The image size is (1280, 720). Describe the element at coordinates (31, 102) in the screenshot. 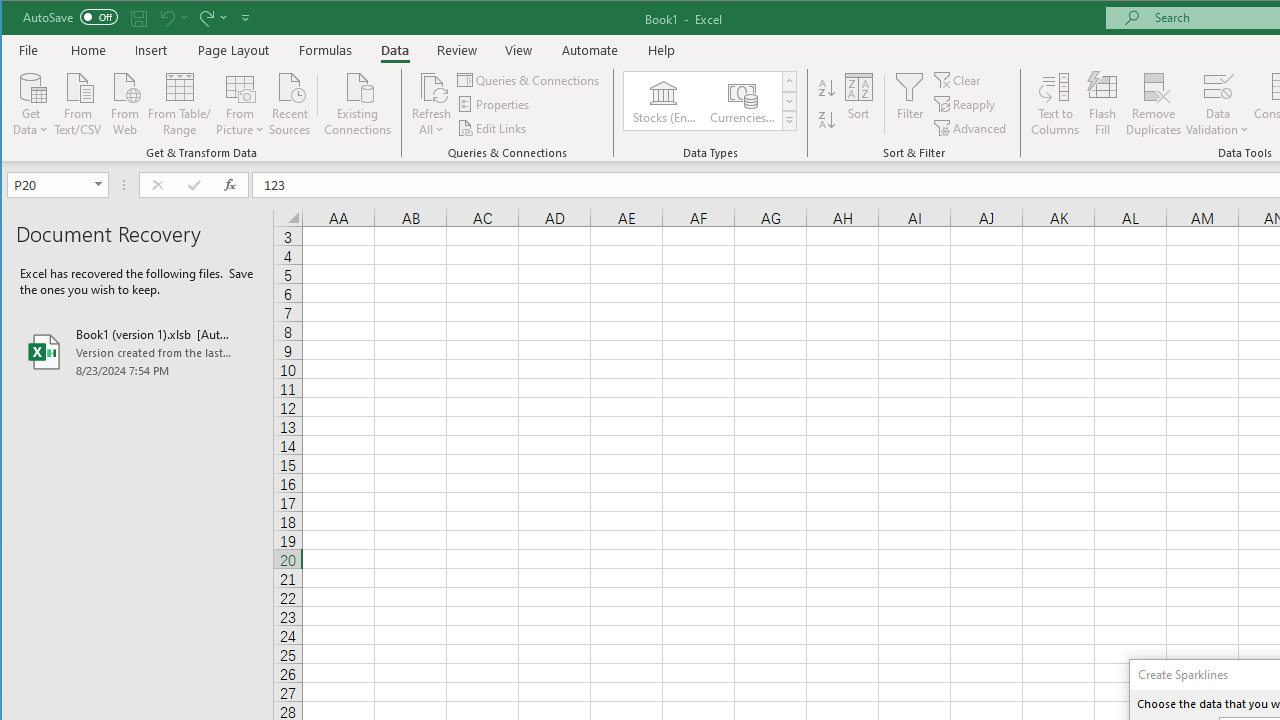

I see `'Get Data'` at that location.